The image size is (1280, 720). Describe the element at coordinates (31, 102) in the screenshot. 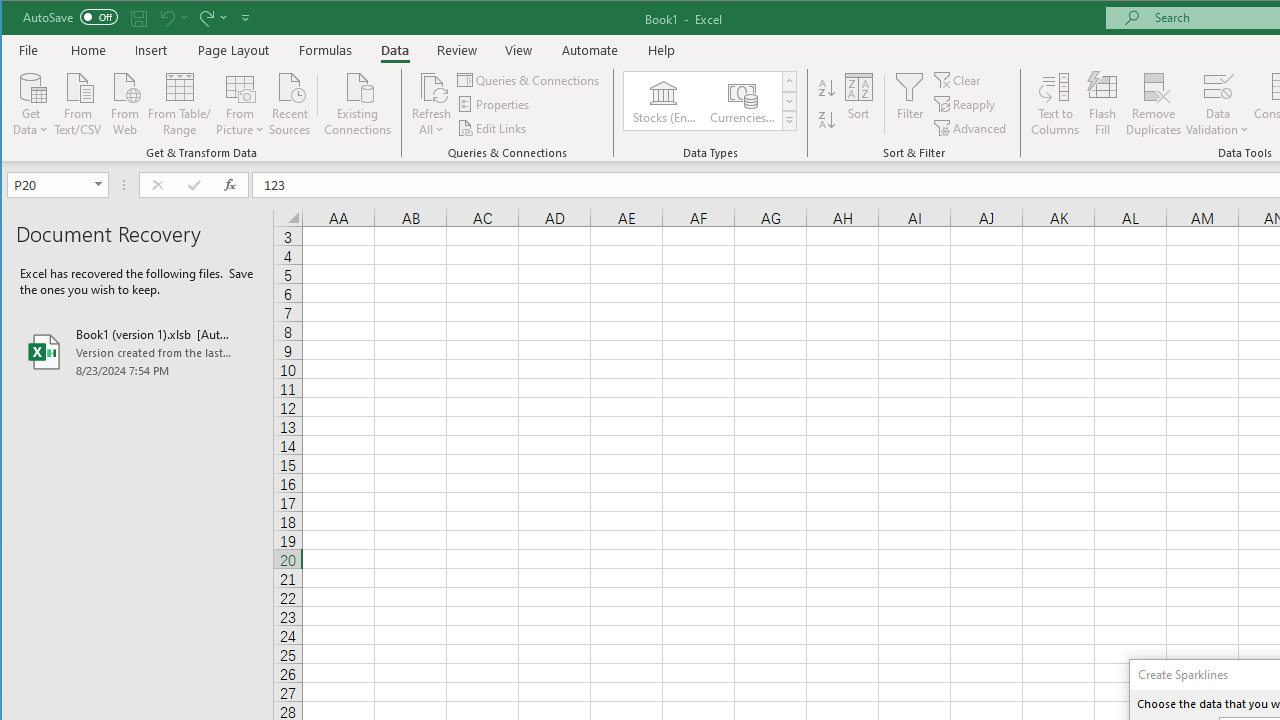

I see `'Get Data'` at that location.